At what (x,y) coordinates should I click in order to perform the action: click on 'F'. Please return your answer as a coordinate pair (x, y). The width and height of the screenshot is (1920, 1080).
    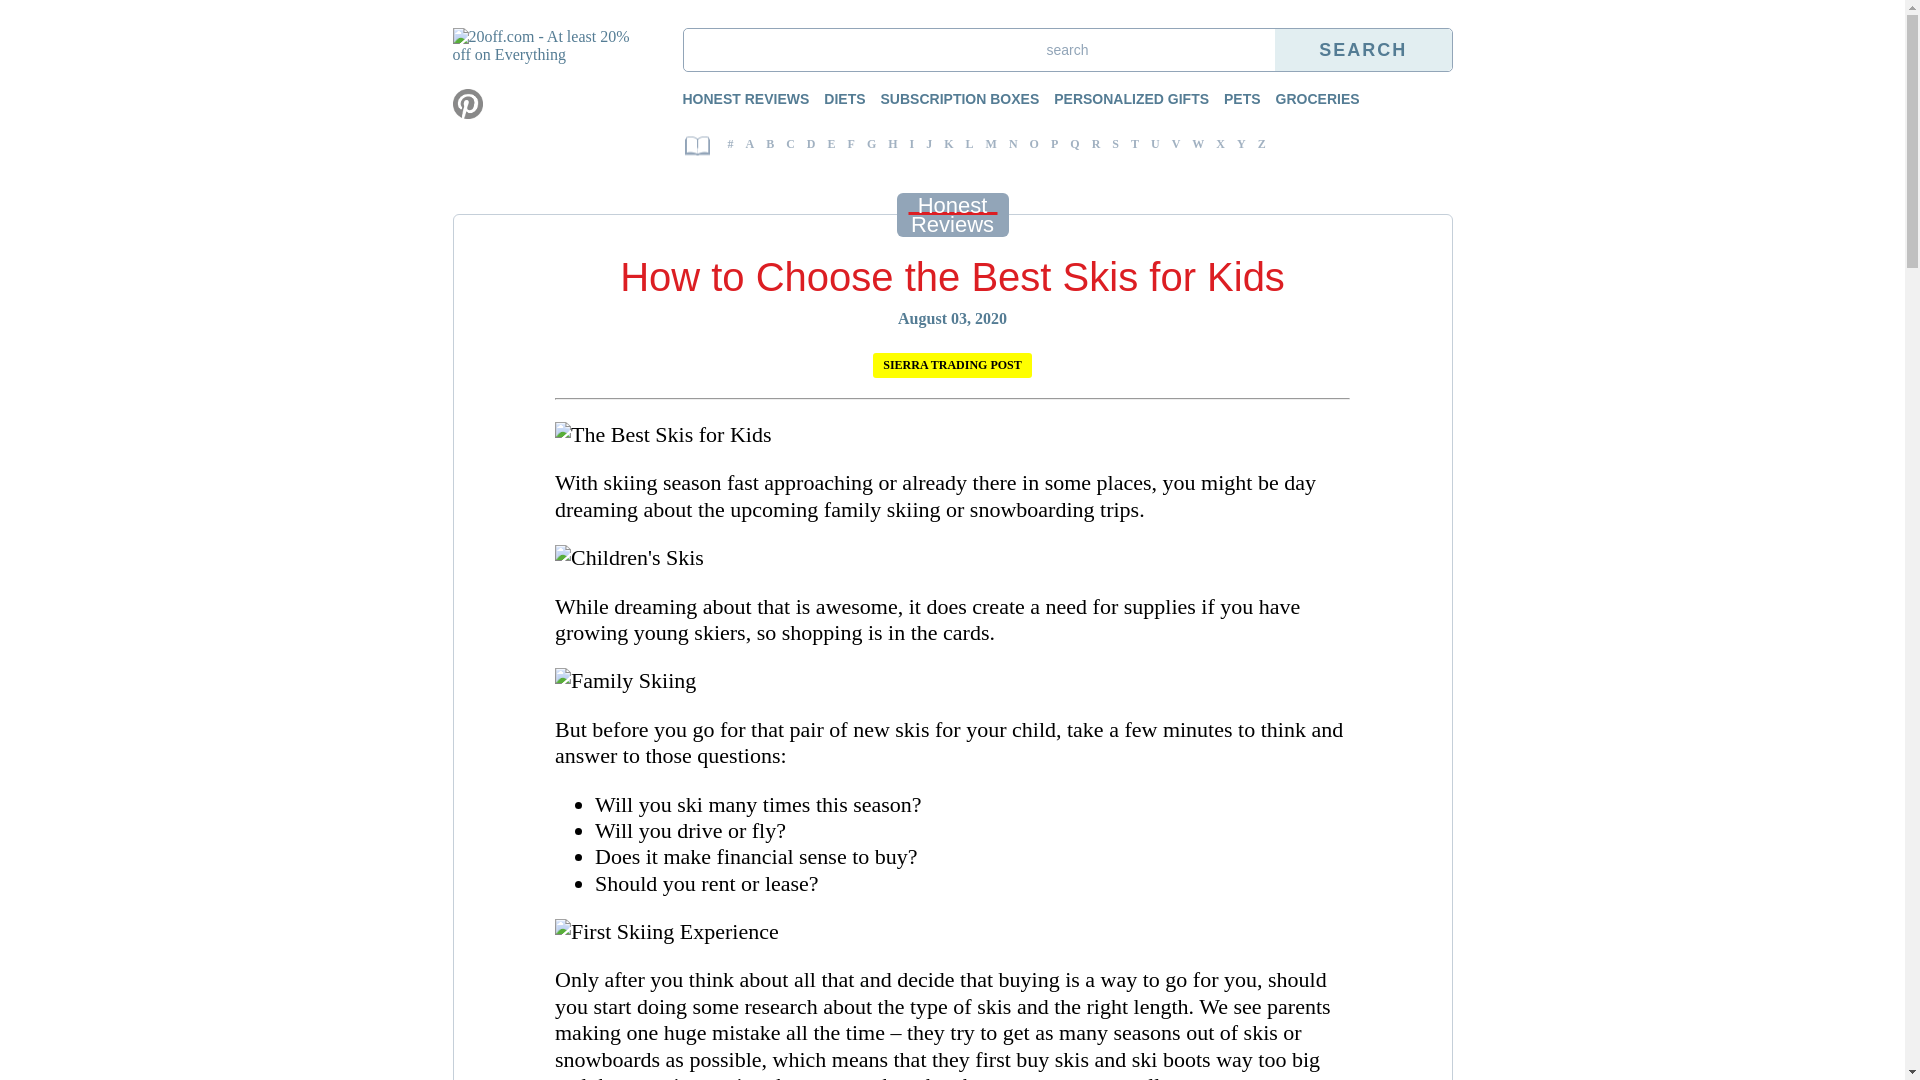
    Looking at the image, I should click on (851, 143).